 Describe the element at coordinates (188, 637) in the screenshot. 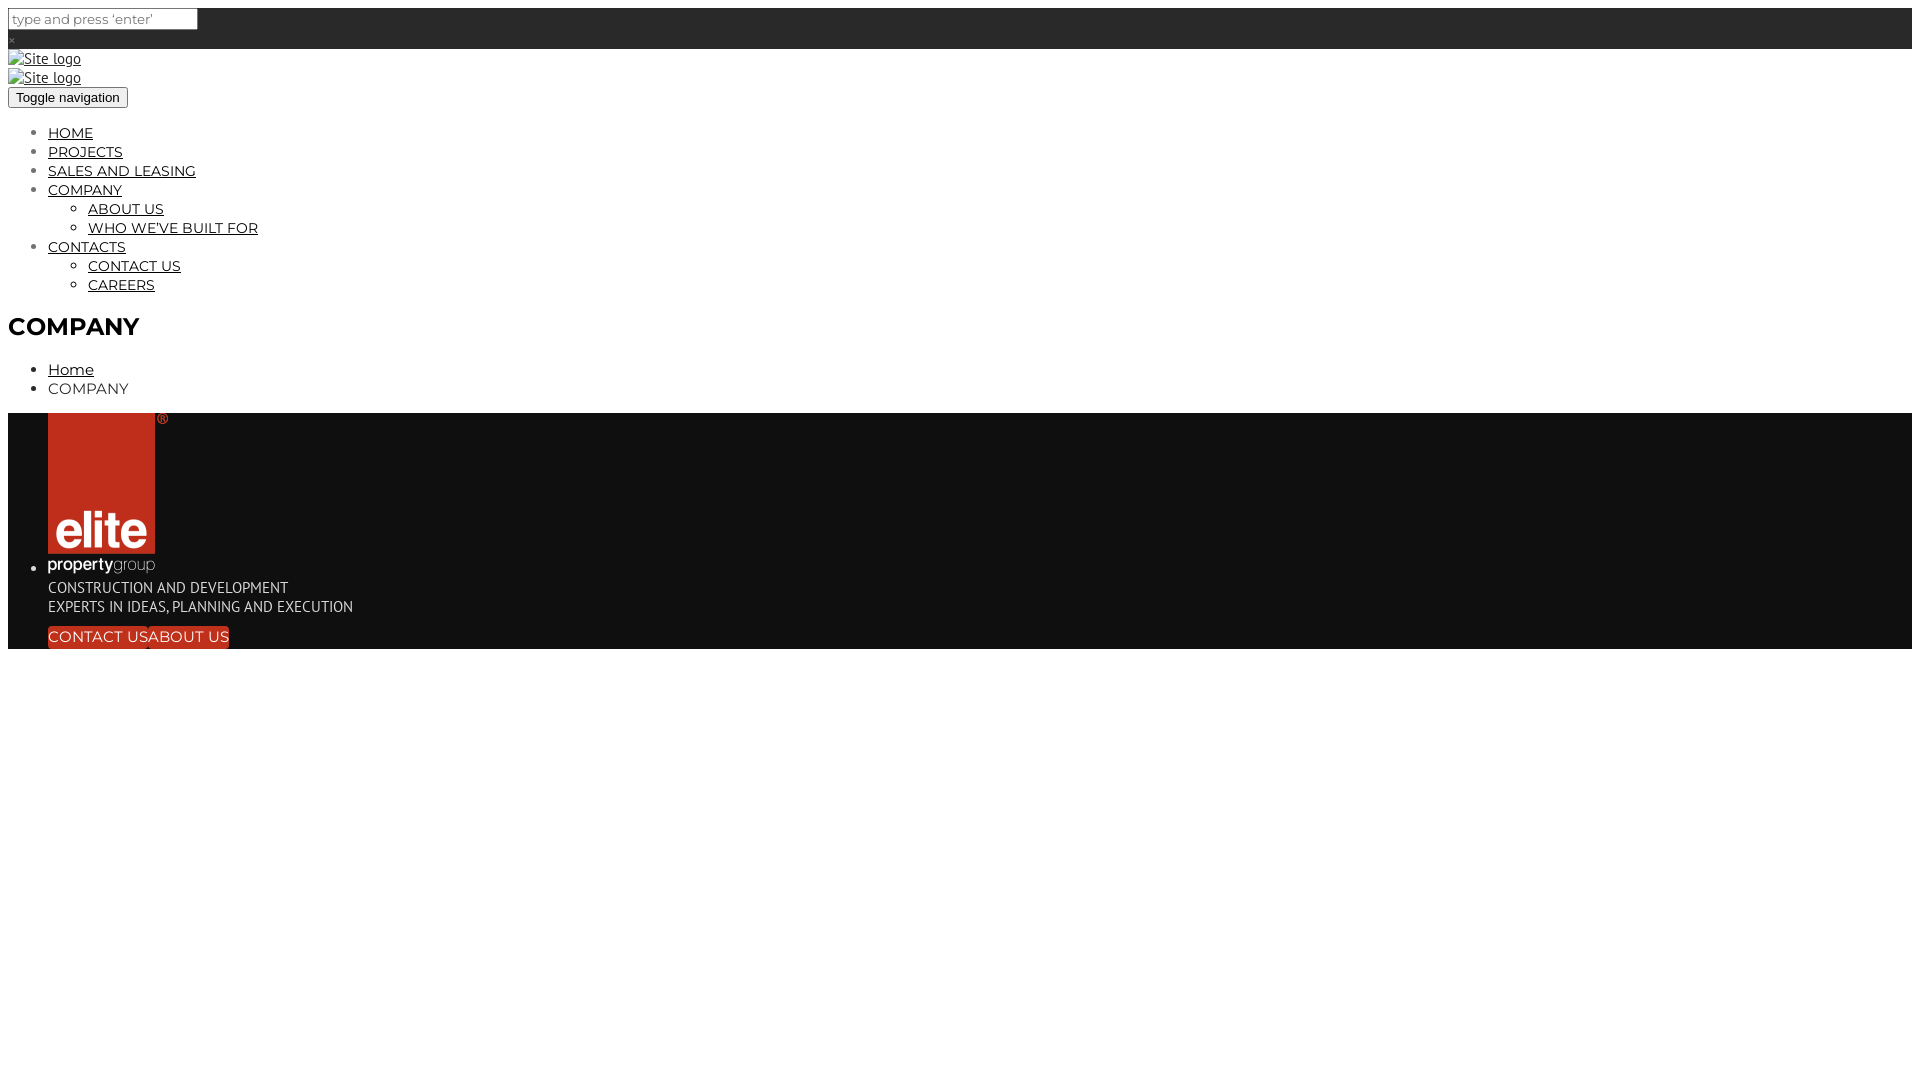

I see `'ABOUT US'` at that location.